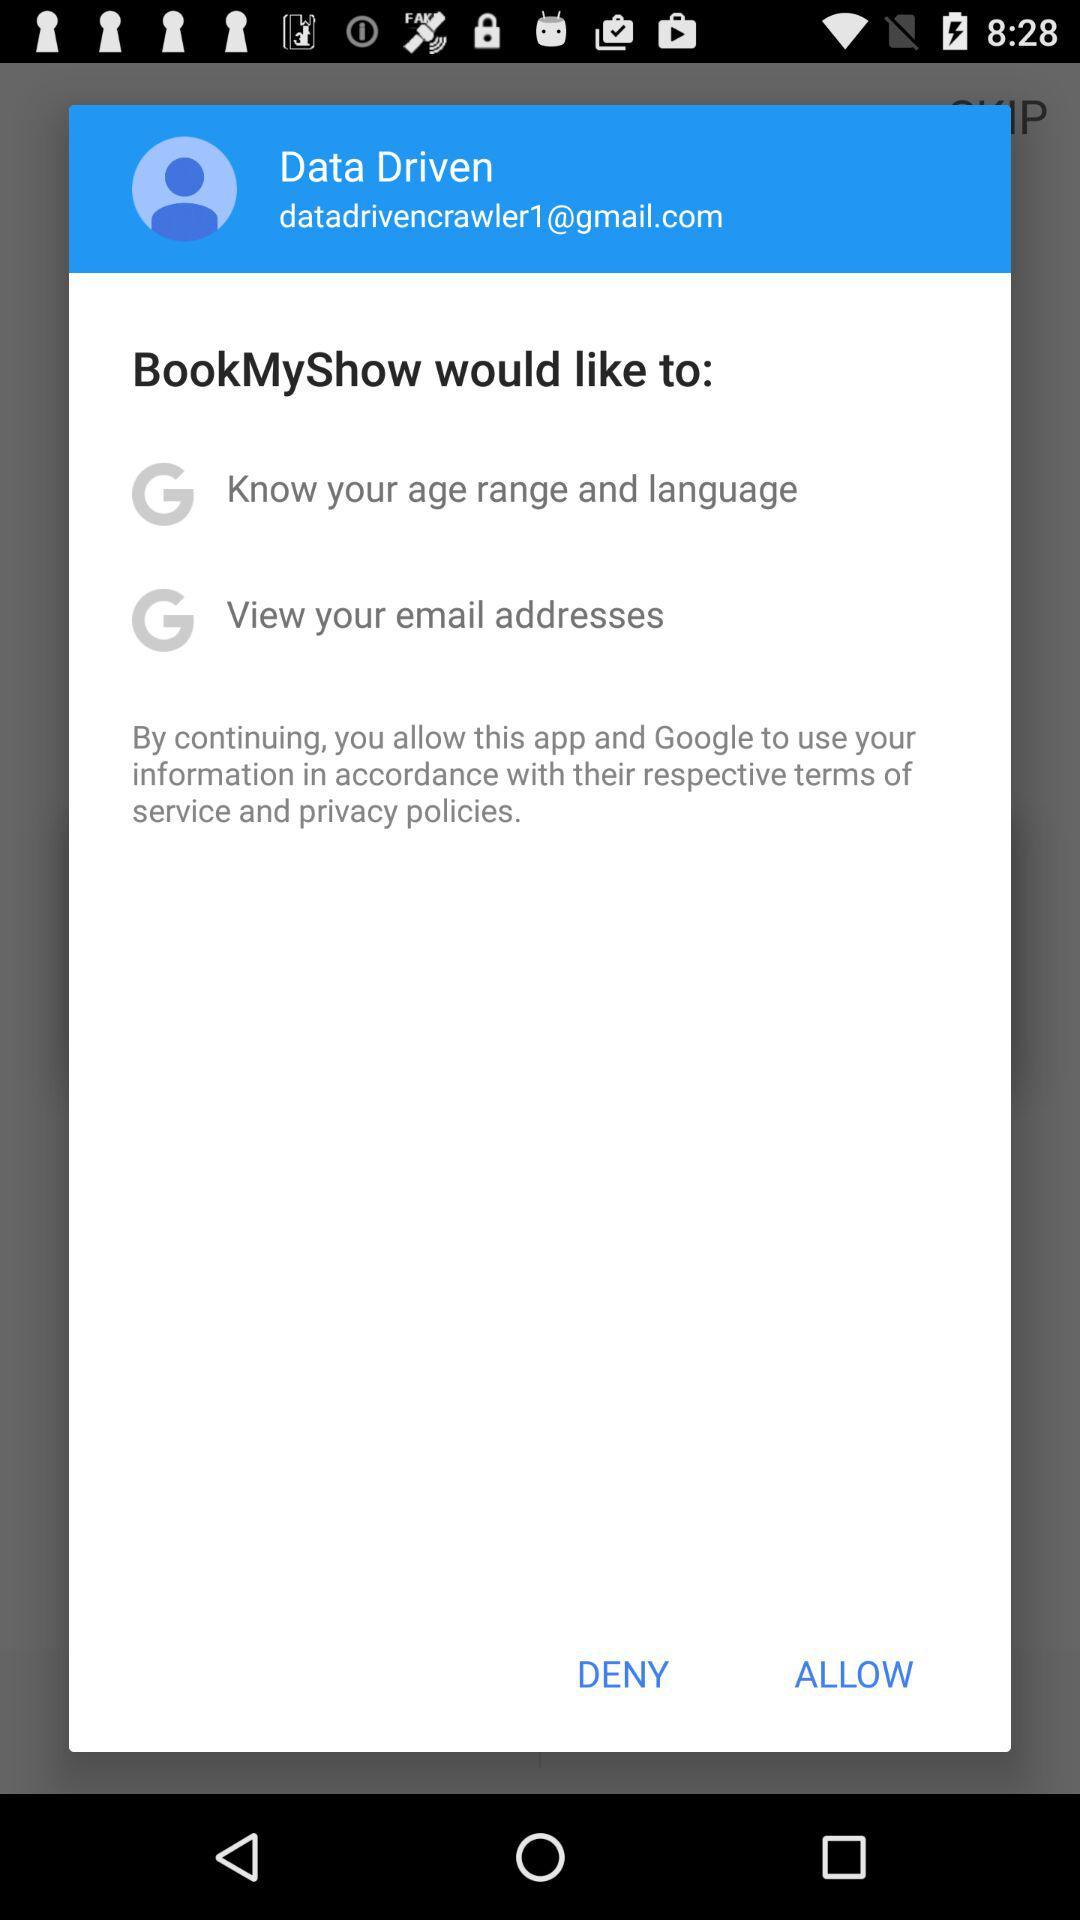  Describe the element at coordinates (184, 188) in the screenshot. I see `icon above the bookmyshow would like item` at that location.